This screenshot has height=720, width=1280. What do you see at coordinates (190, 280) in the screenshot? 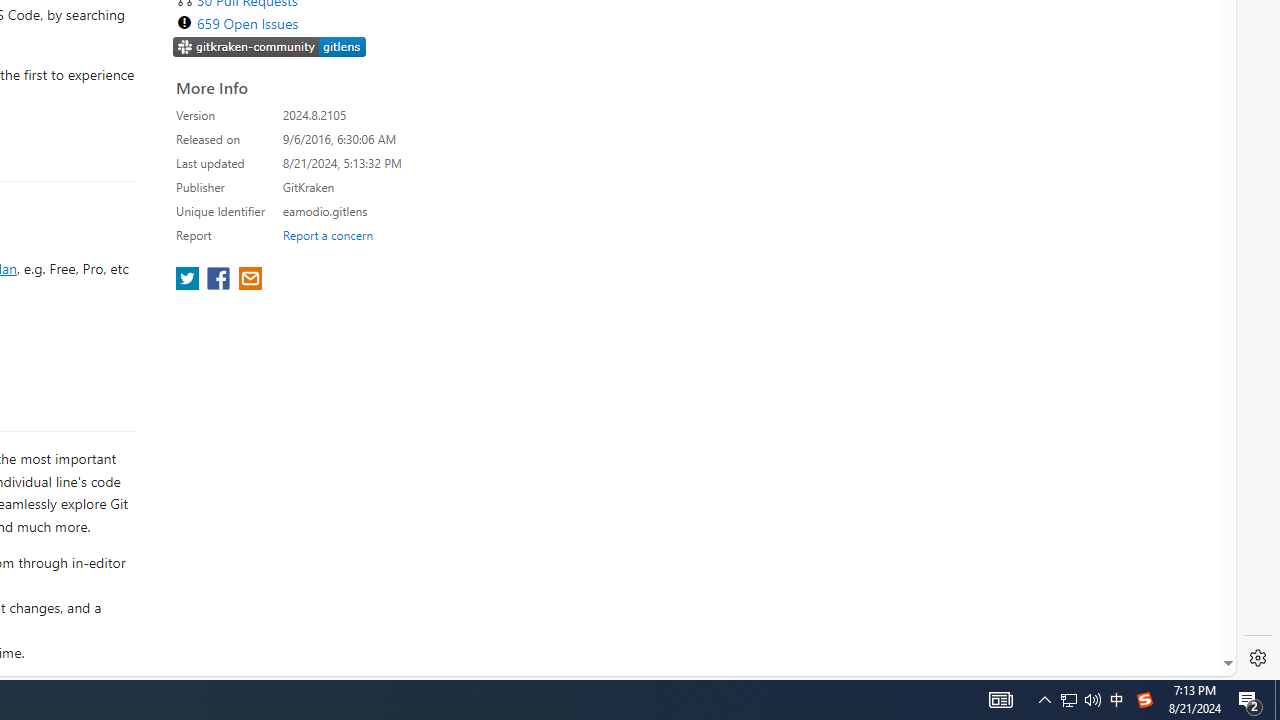
I see `'share extension on twitter'` at bounding box center [190, 280].